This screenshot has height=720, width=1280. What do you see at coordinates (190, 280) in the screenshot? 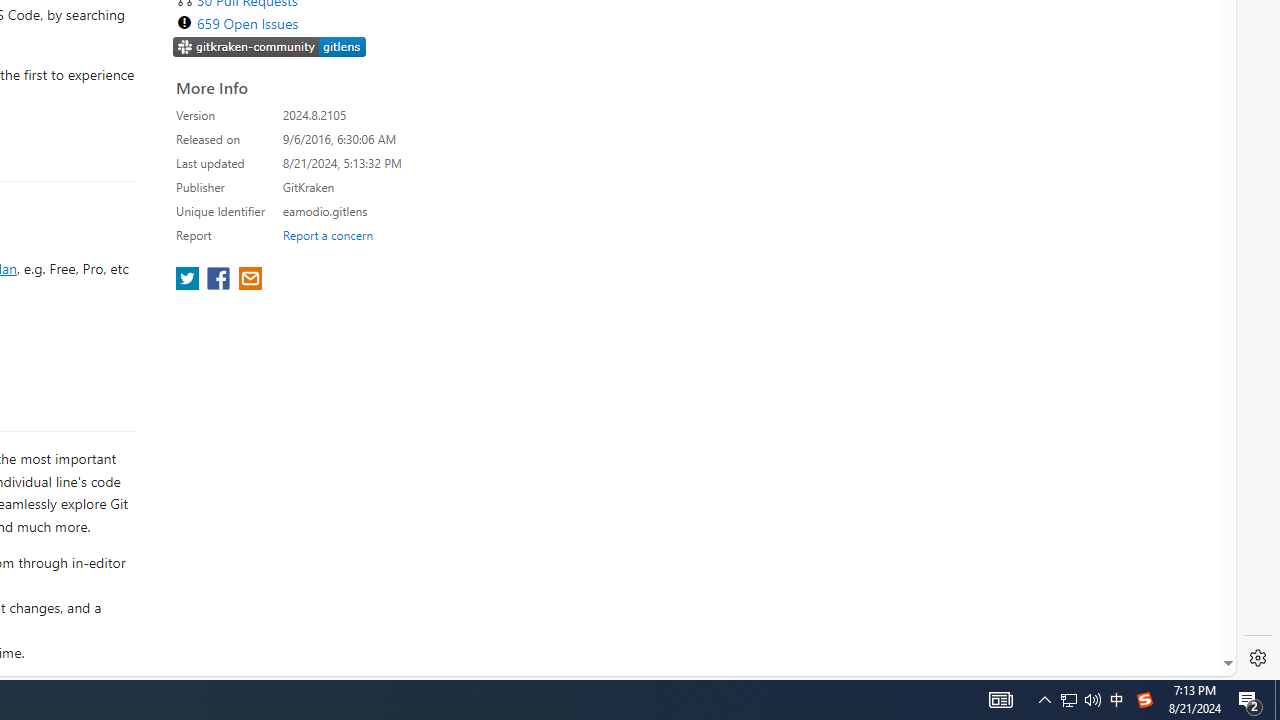
I see `'share extension on twitter'` at bounding box center [190, 280].